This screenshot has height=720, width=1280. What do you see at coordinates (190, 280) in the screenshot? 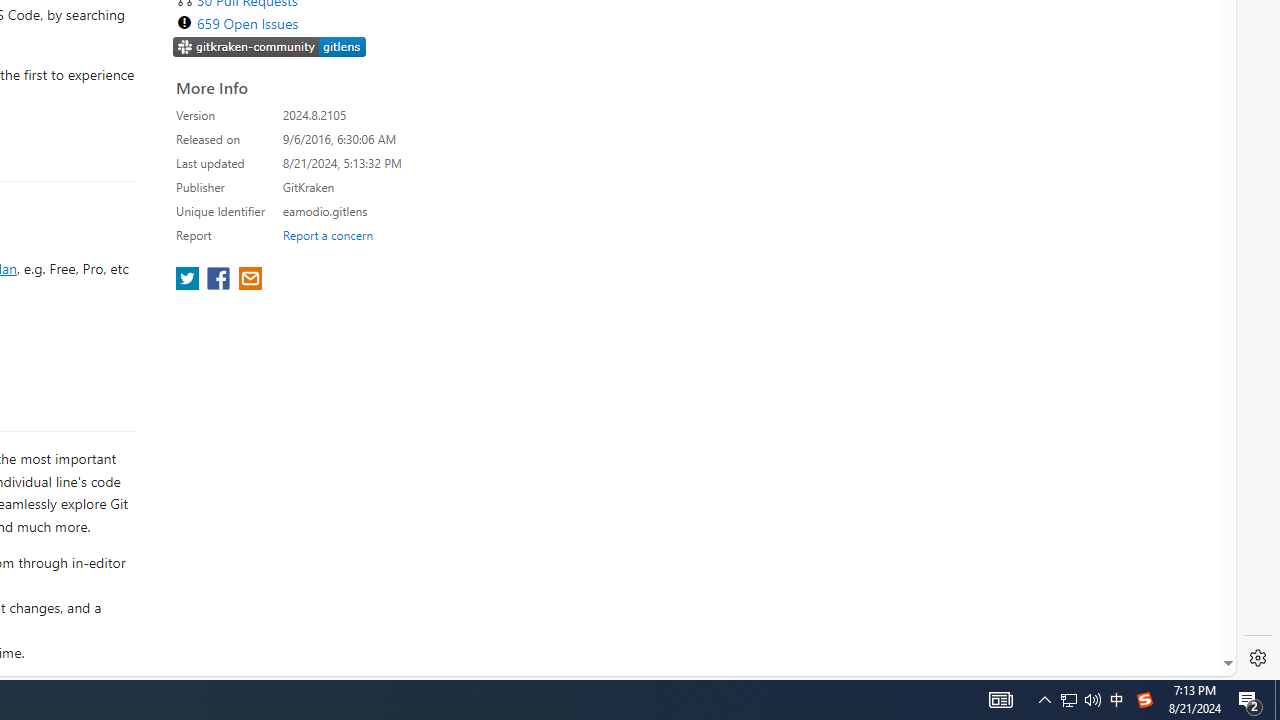
I see `'share extension on twitter'` at bounding box center [190, 280].